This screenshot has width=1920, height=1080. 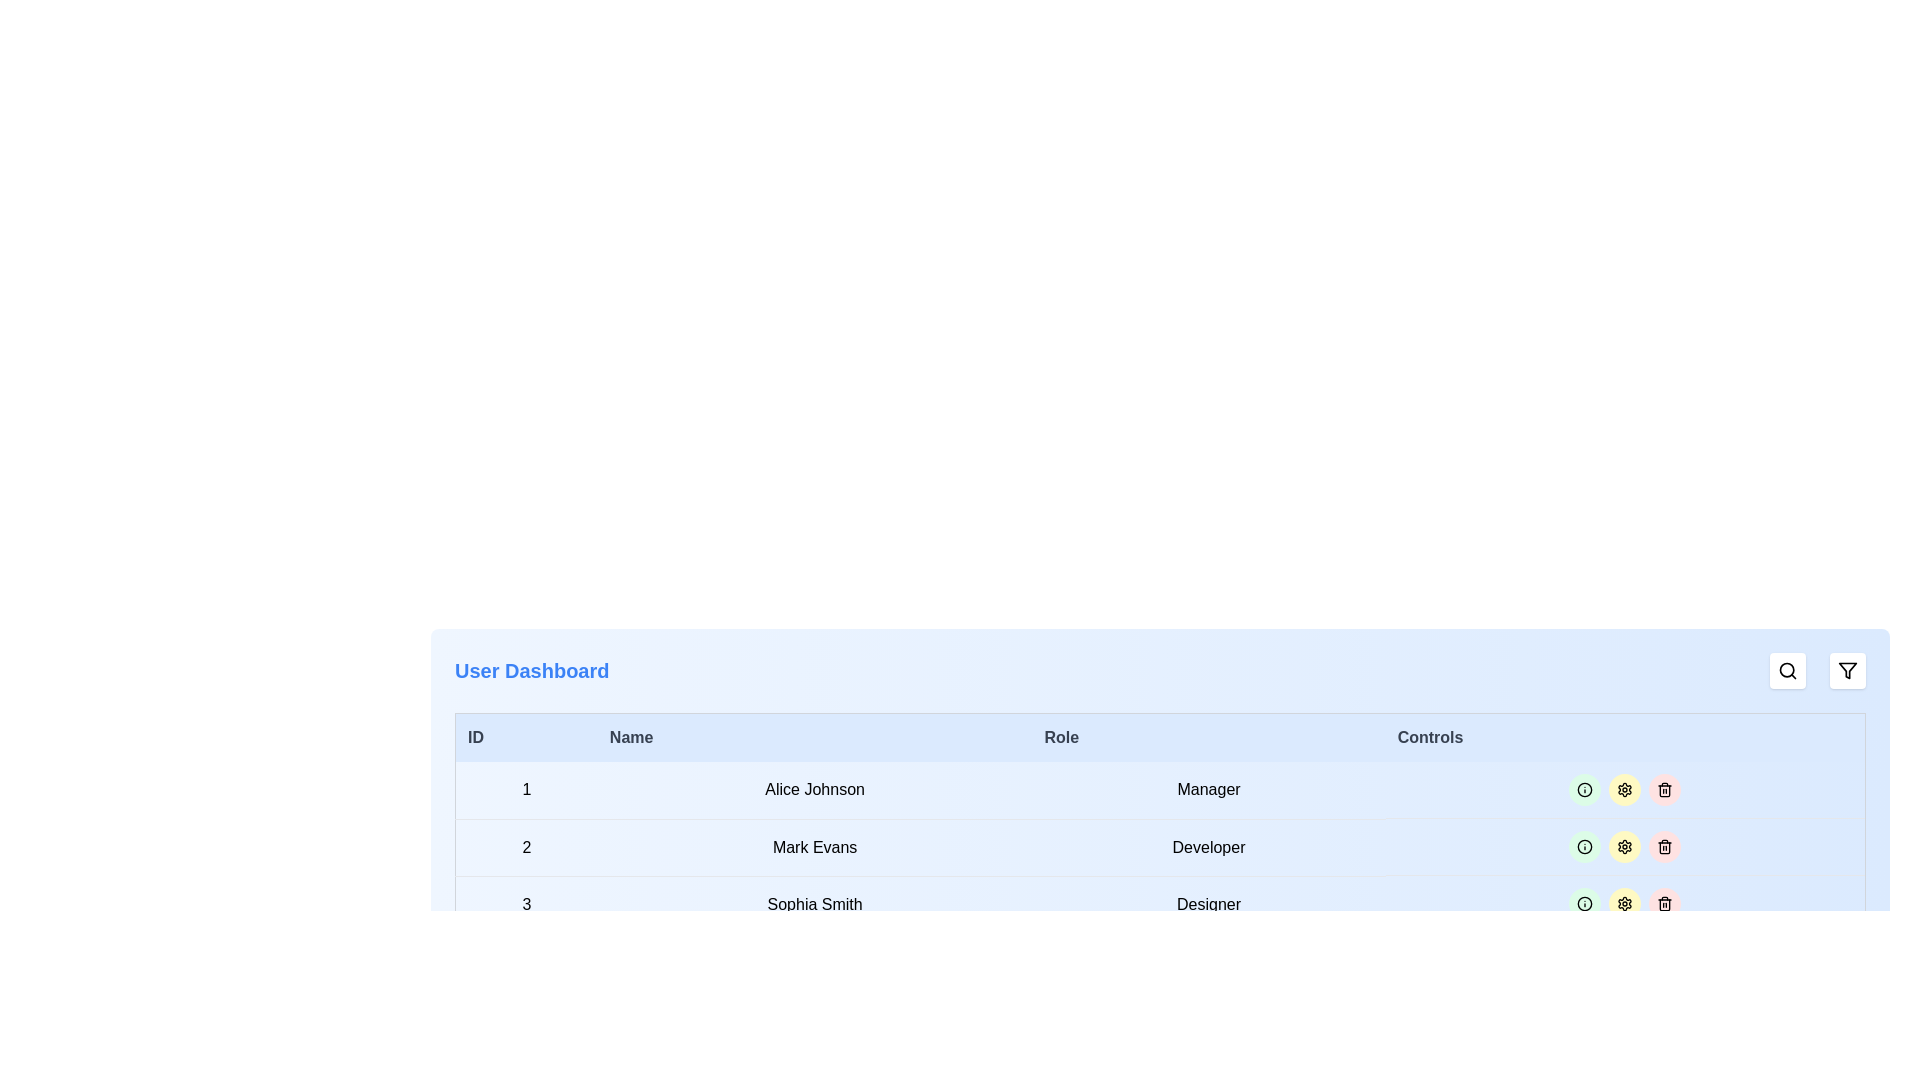 I want to click on the filter button located at the top-right corner of the interface, so click(x=1847, y=671).